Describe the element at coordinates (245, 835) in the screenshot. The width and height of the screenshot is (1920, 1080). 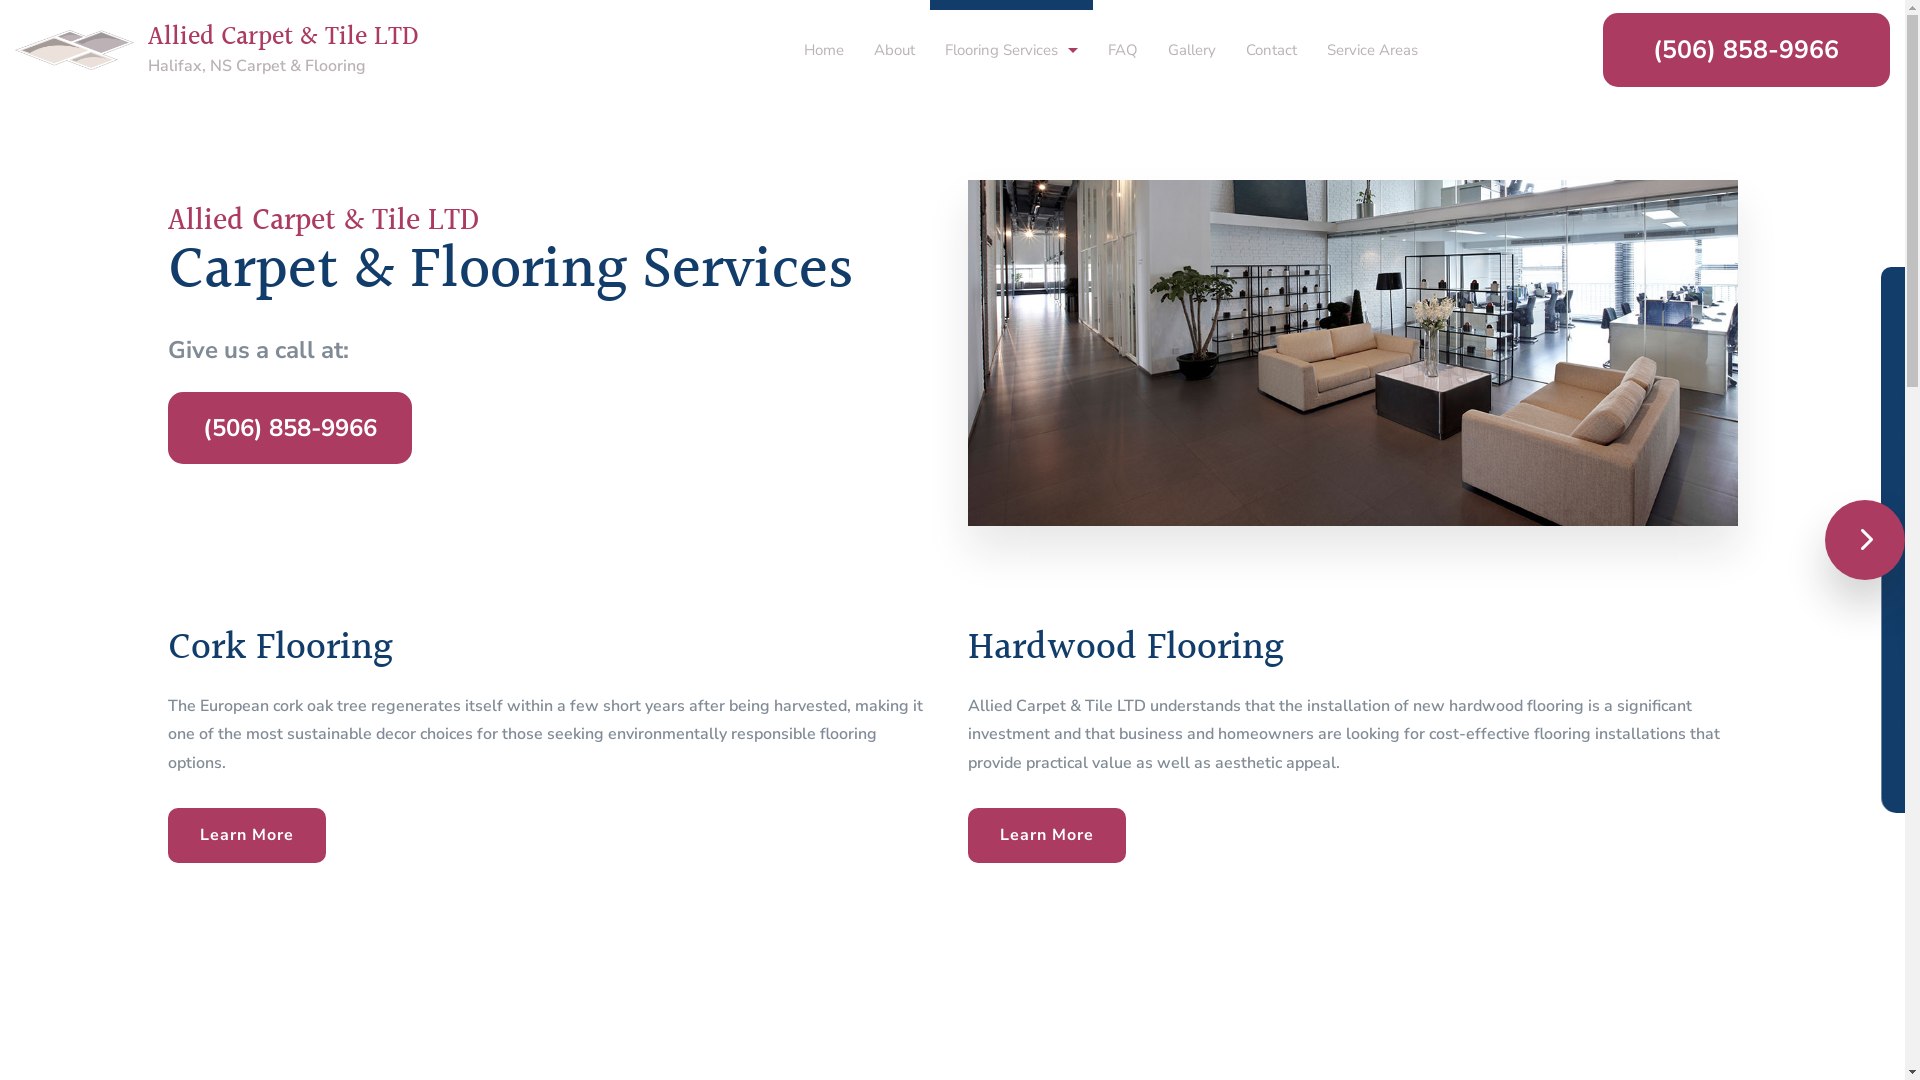
I see `'Learn More'` at that location.